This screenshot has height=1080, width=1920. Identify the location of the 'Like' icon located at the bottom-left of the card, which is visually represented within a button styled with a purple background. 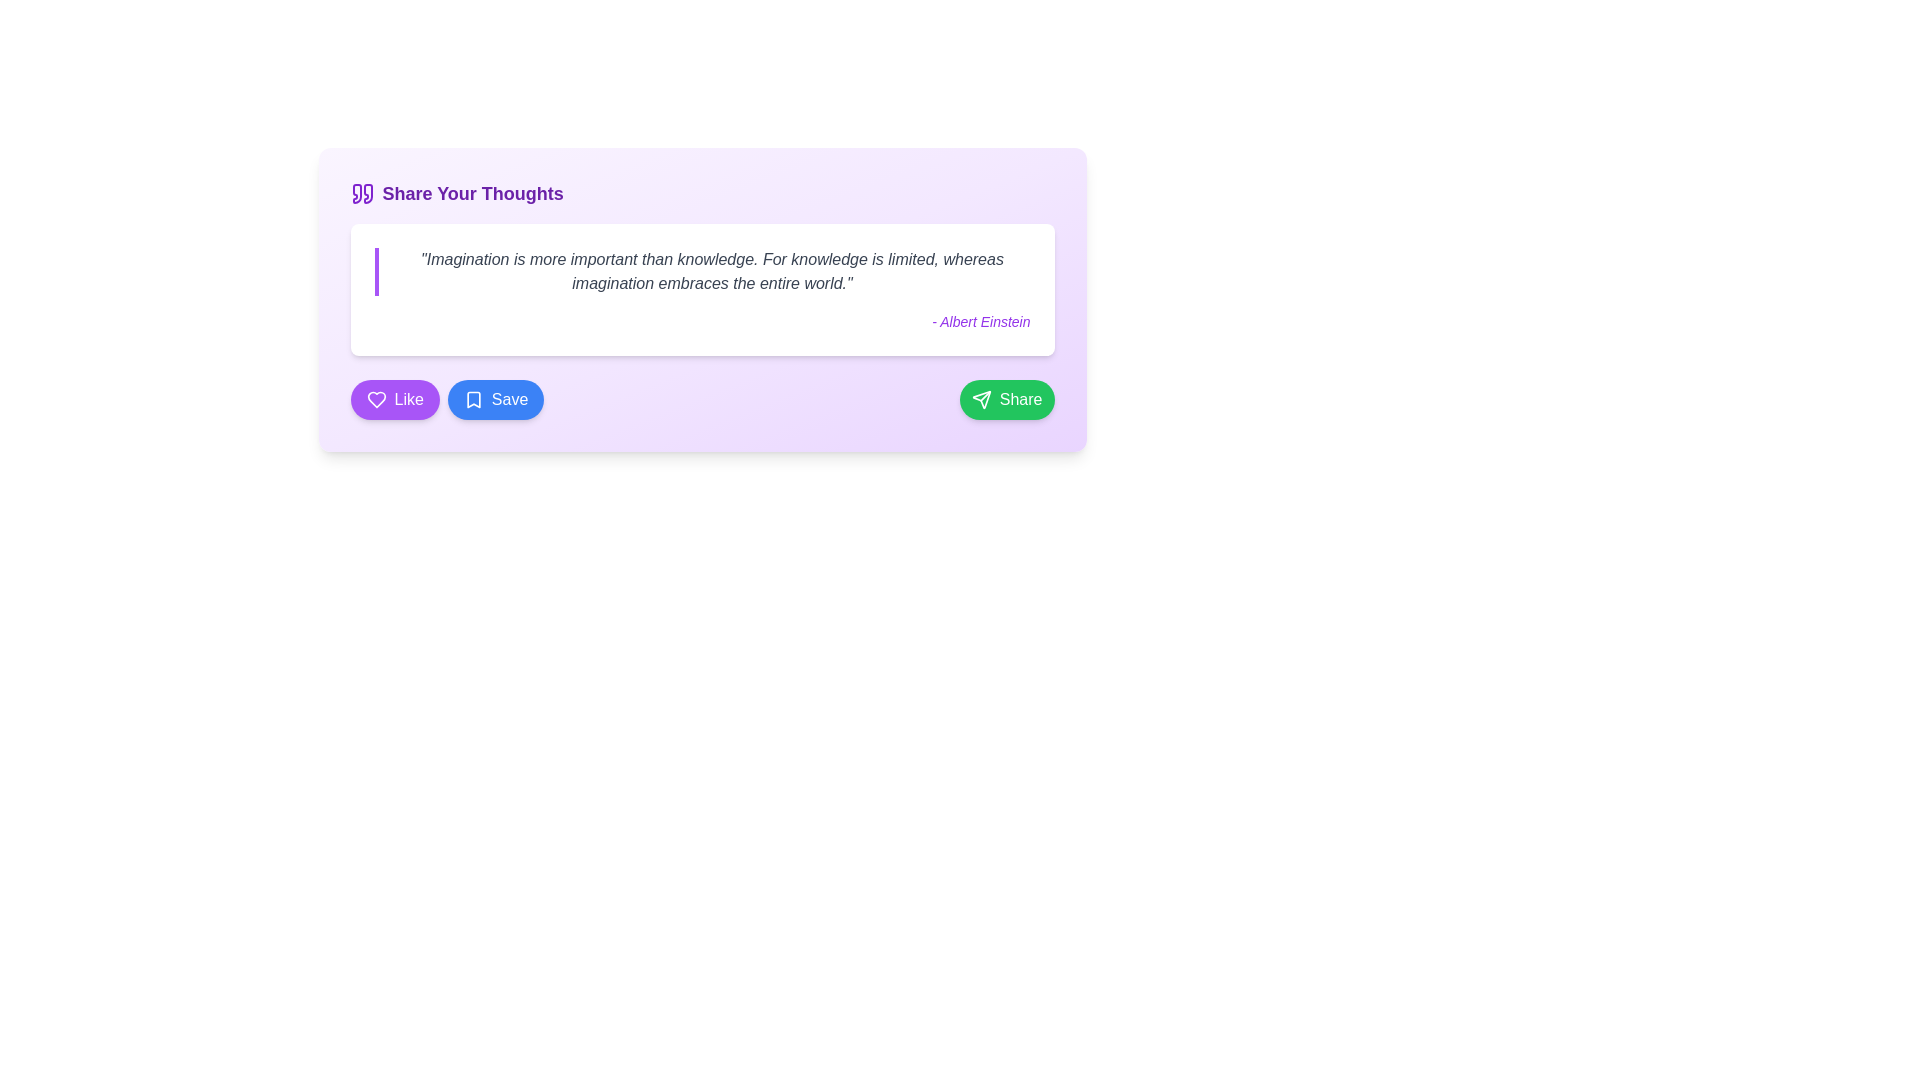
(376, 400).